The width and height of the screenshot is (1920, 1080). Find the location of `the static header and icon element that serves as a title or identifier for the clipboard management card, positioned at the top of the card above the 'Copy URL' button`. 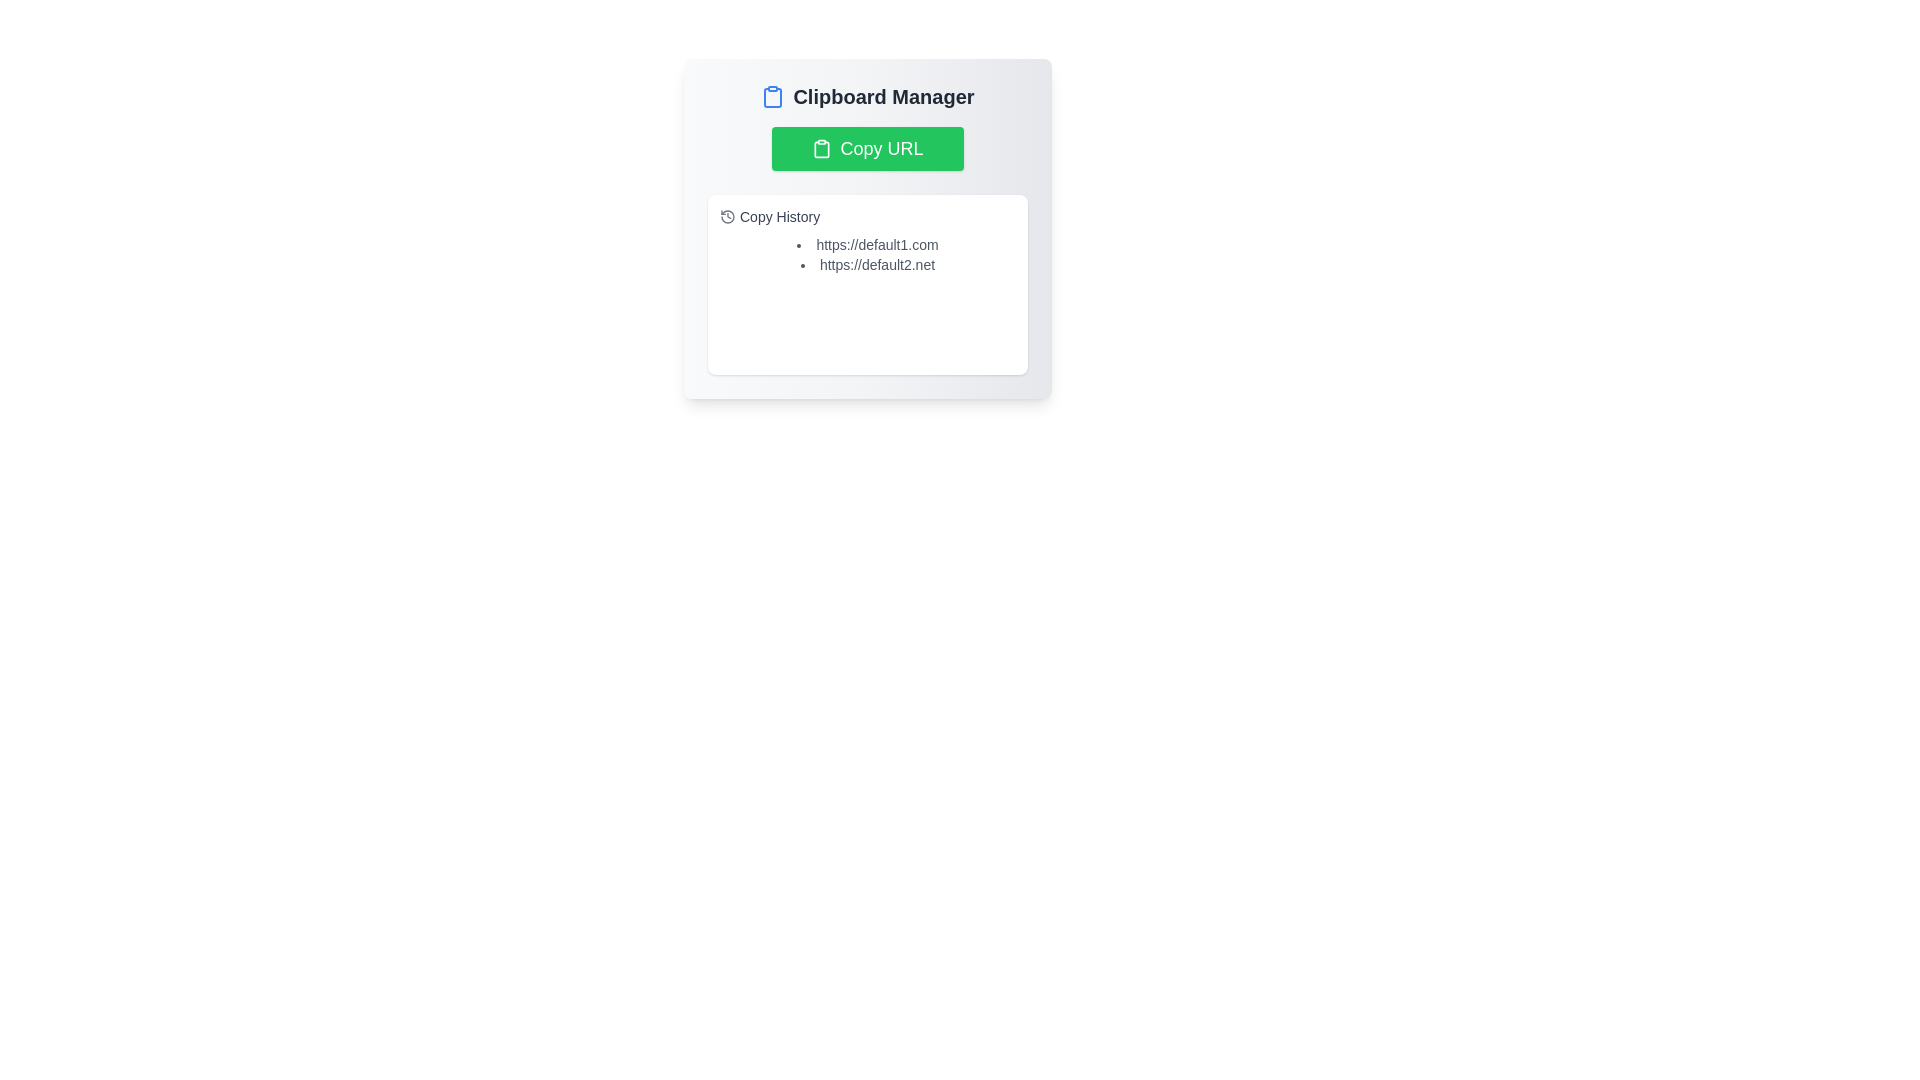

the static header and icon element that serves as a title or identifier for the clipboard management card, positioned at the top of the card above the 'Copy URL' button is located at coordinates (868, 96).